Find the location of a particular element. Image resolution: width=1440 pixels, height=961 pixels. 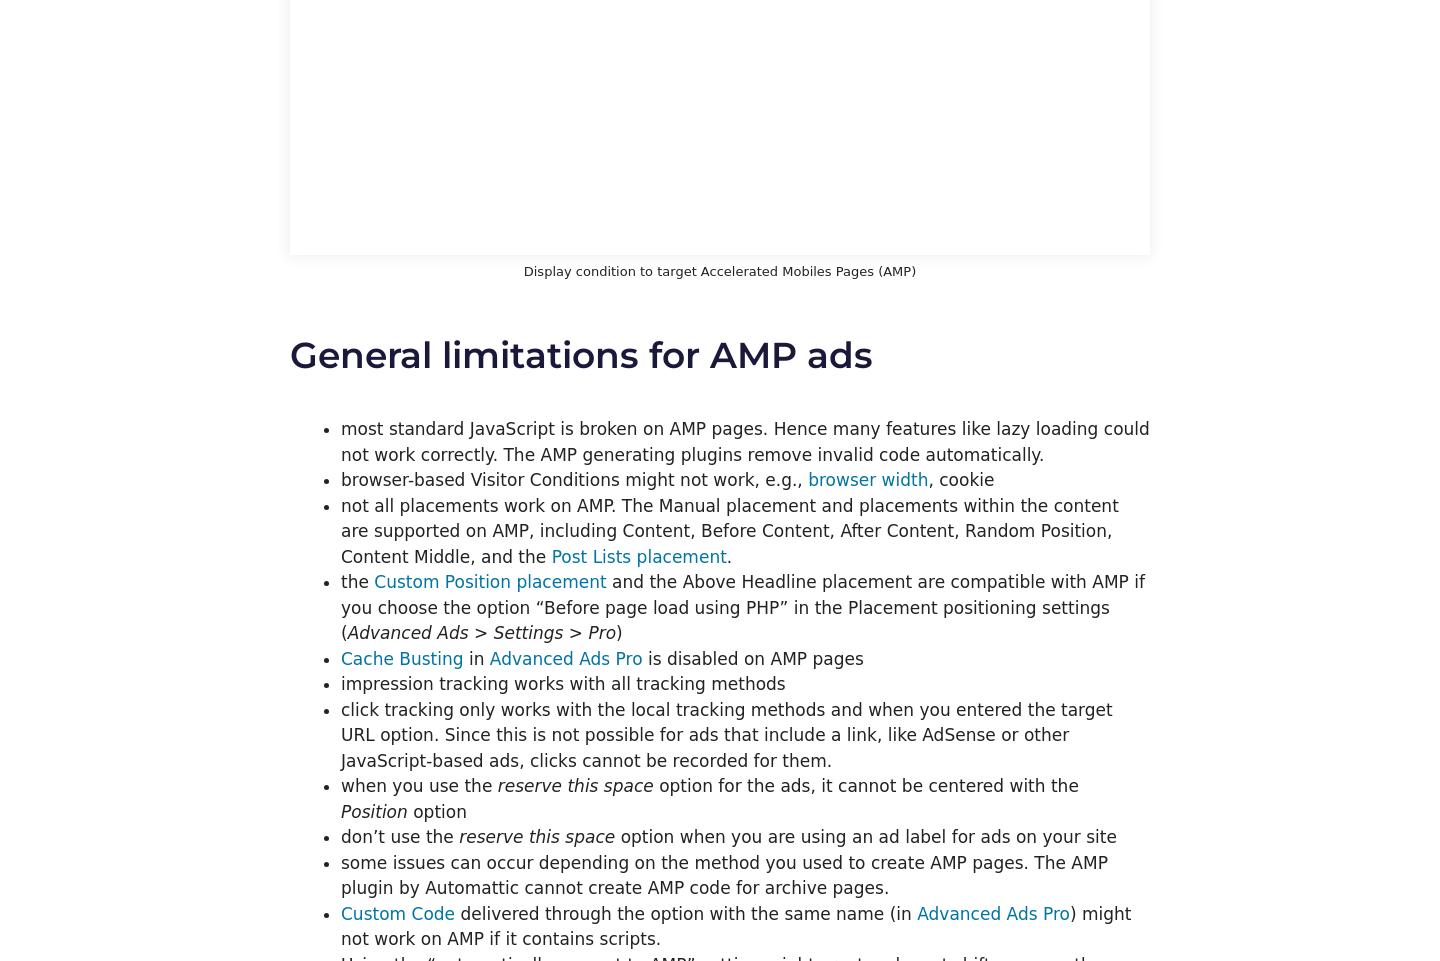

'browser-based Visitor Conditions might not work, e.g.,' is located at coordinates (574, 479).